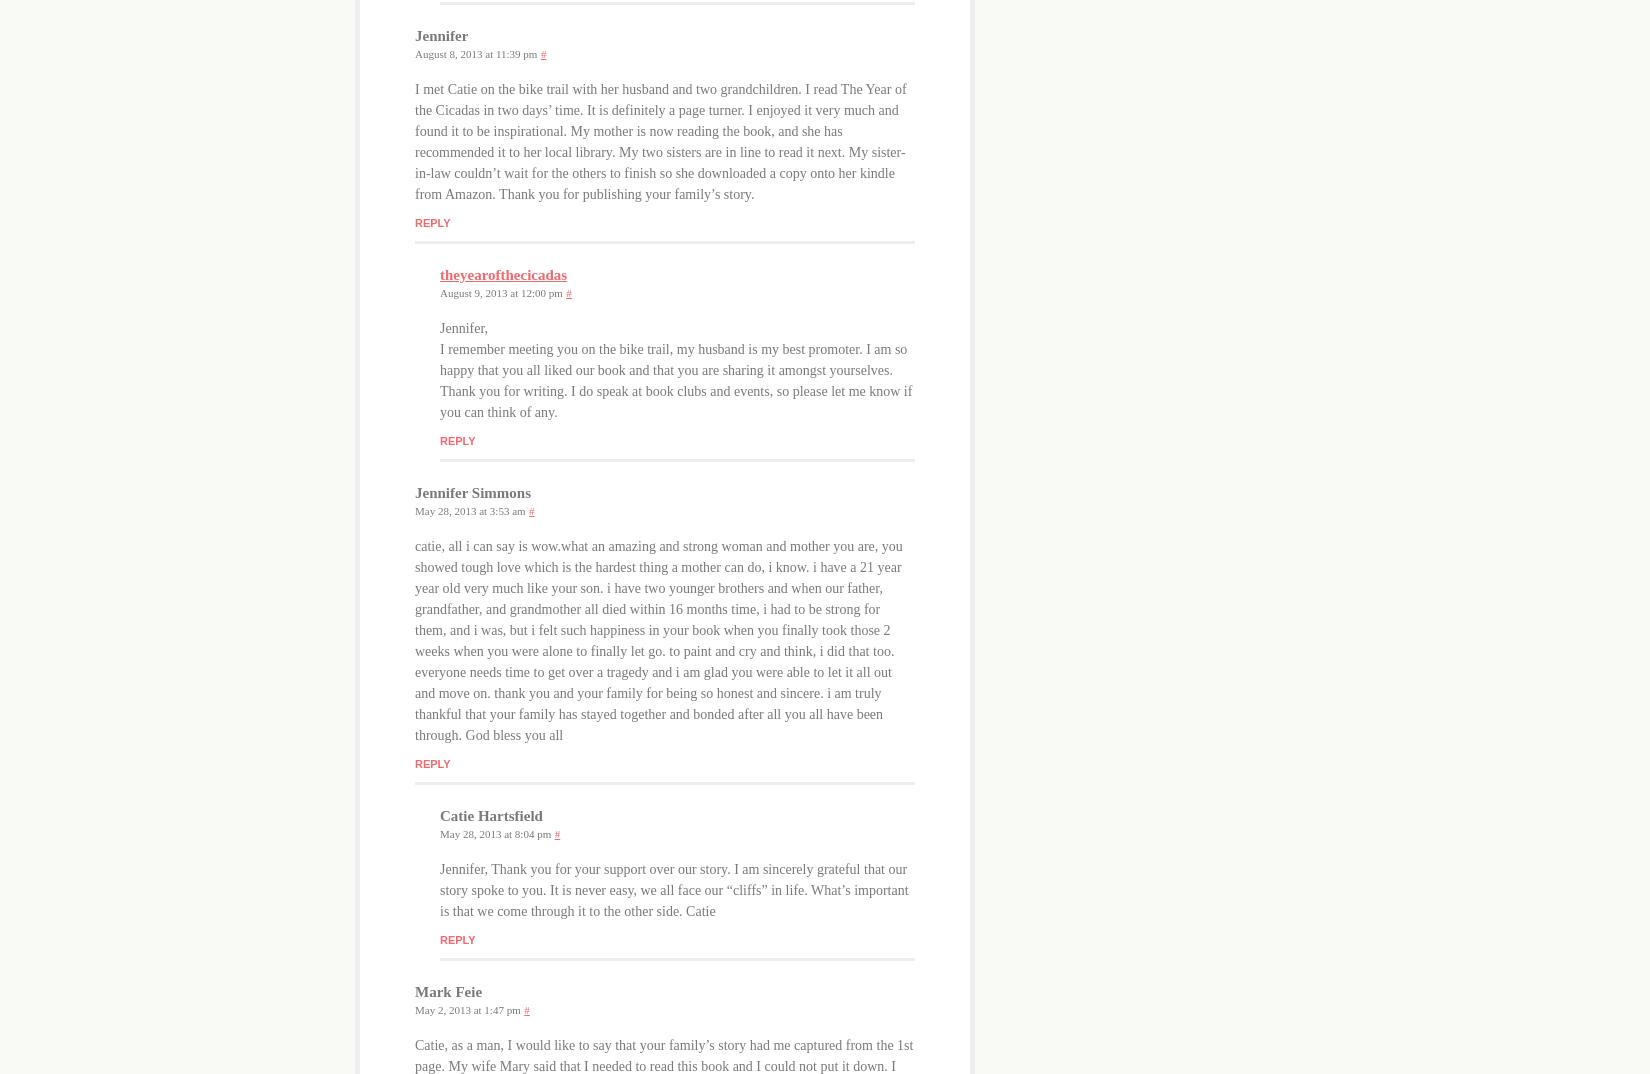 The height and width of the screenshot is (1074, 1650). What do you see at coordinates (499, 292) in the screenshot?
I see `'August 9, 2013 at 12:00 pm'` at bounding box center [499, 292].